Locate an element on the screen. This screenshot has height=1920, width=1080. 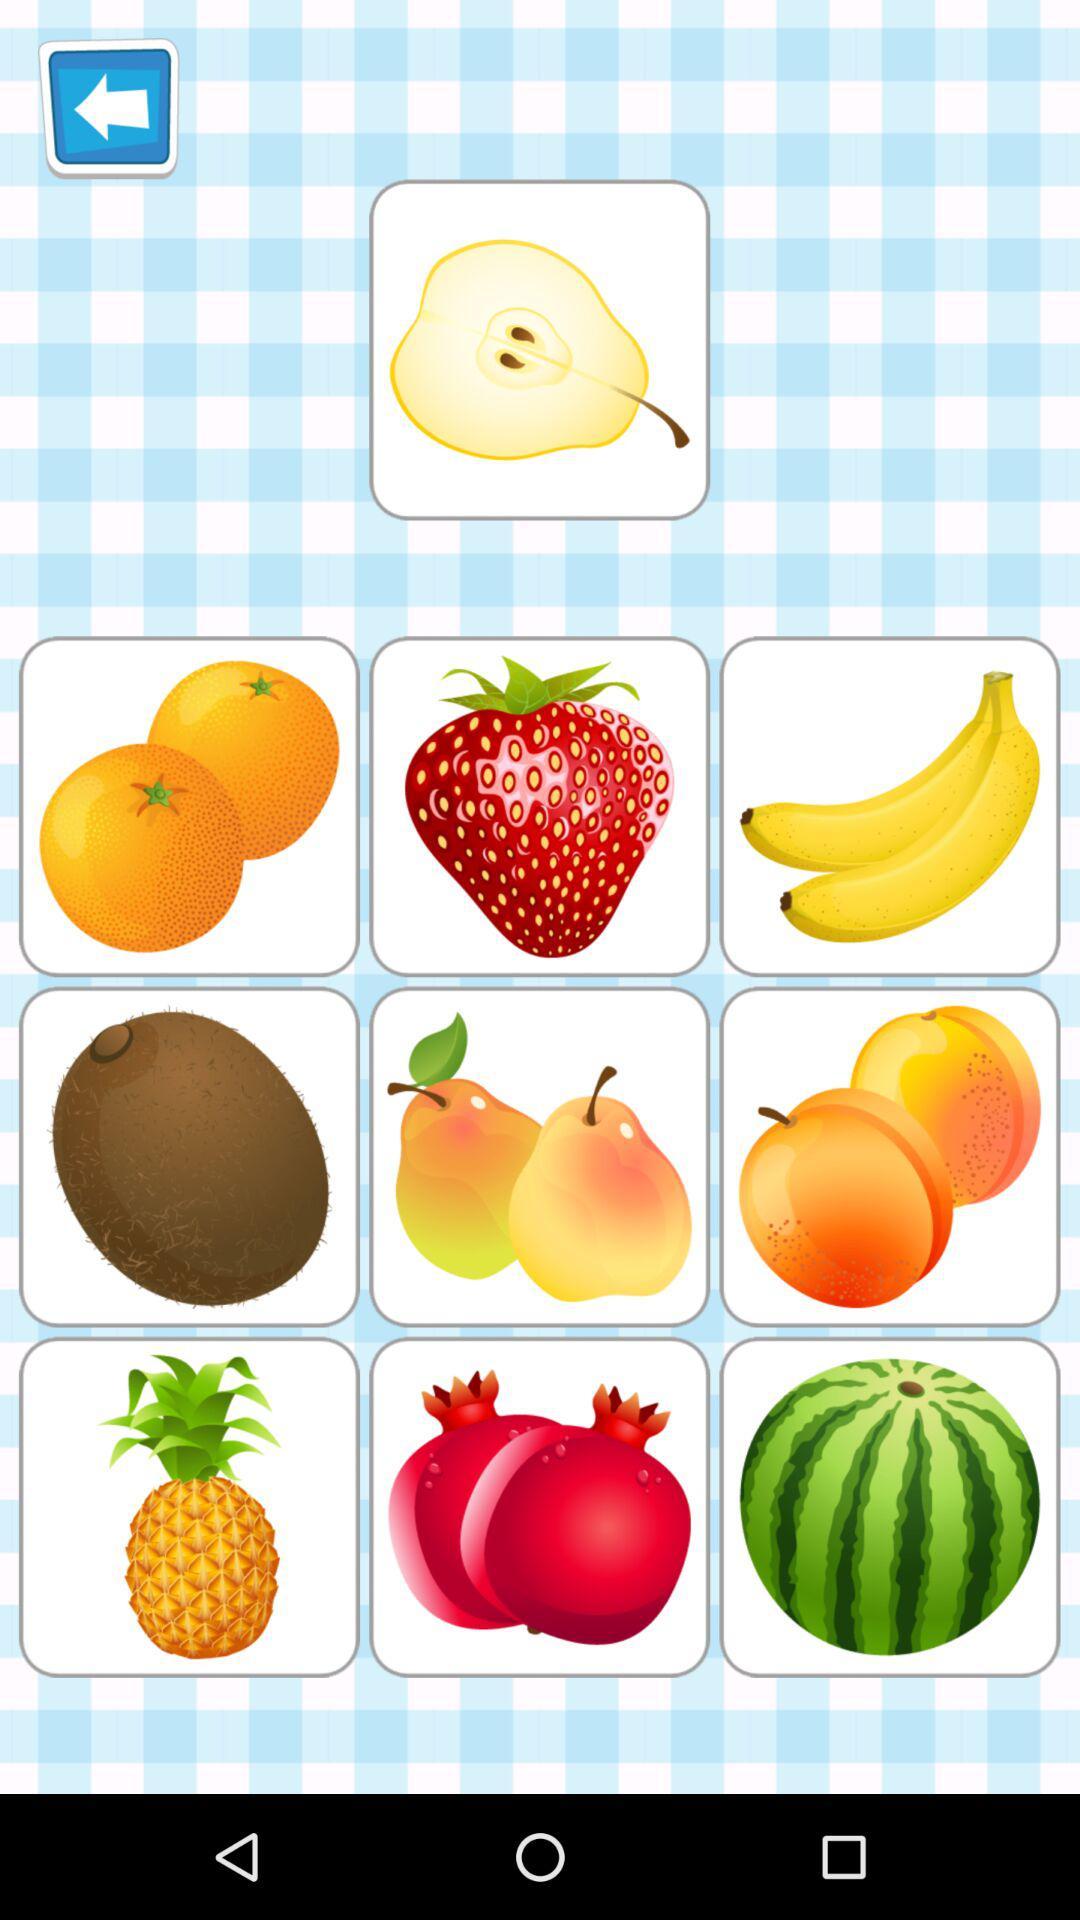
match image of pear is located at coordinates (538, 349).